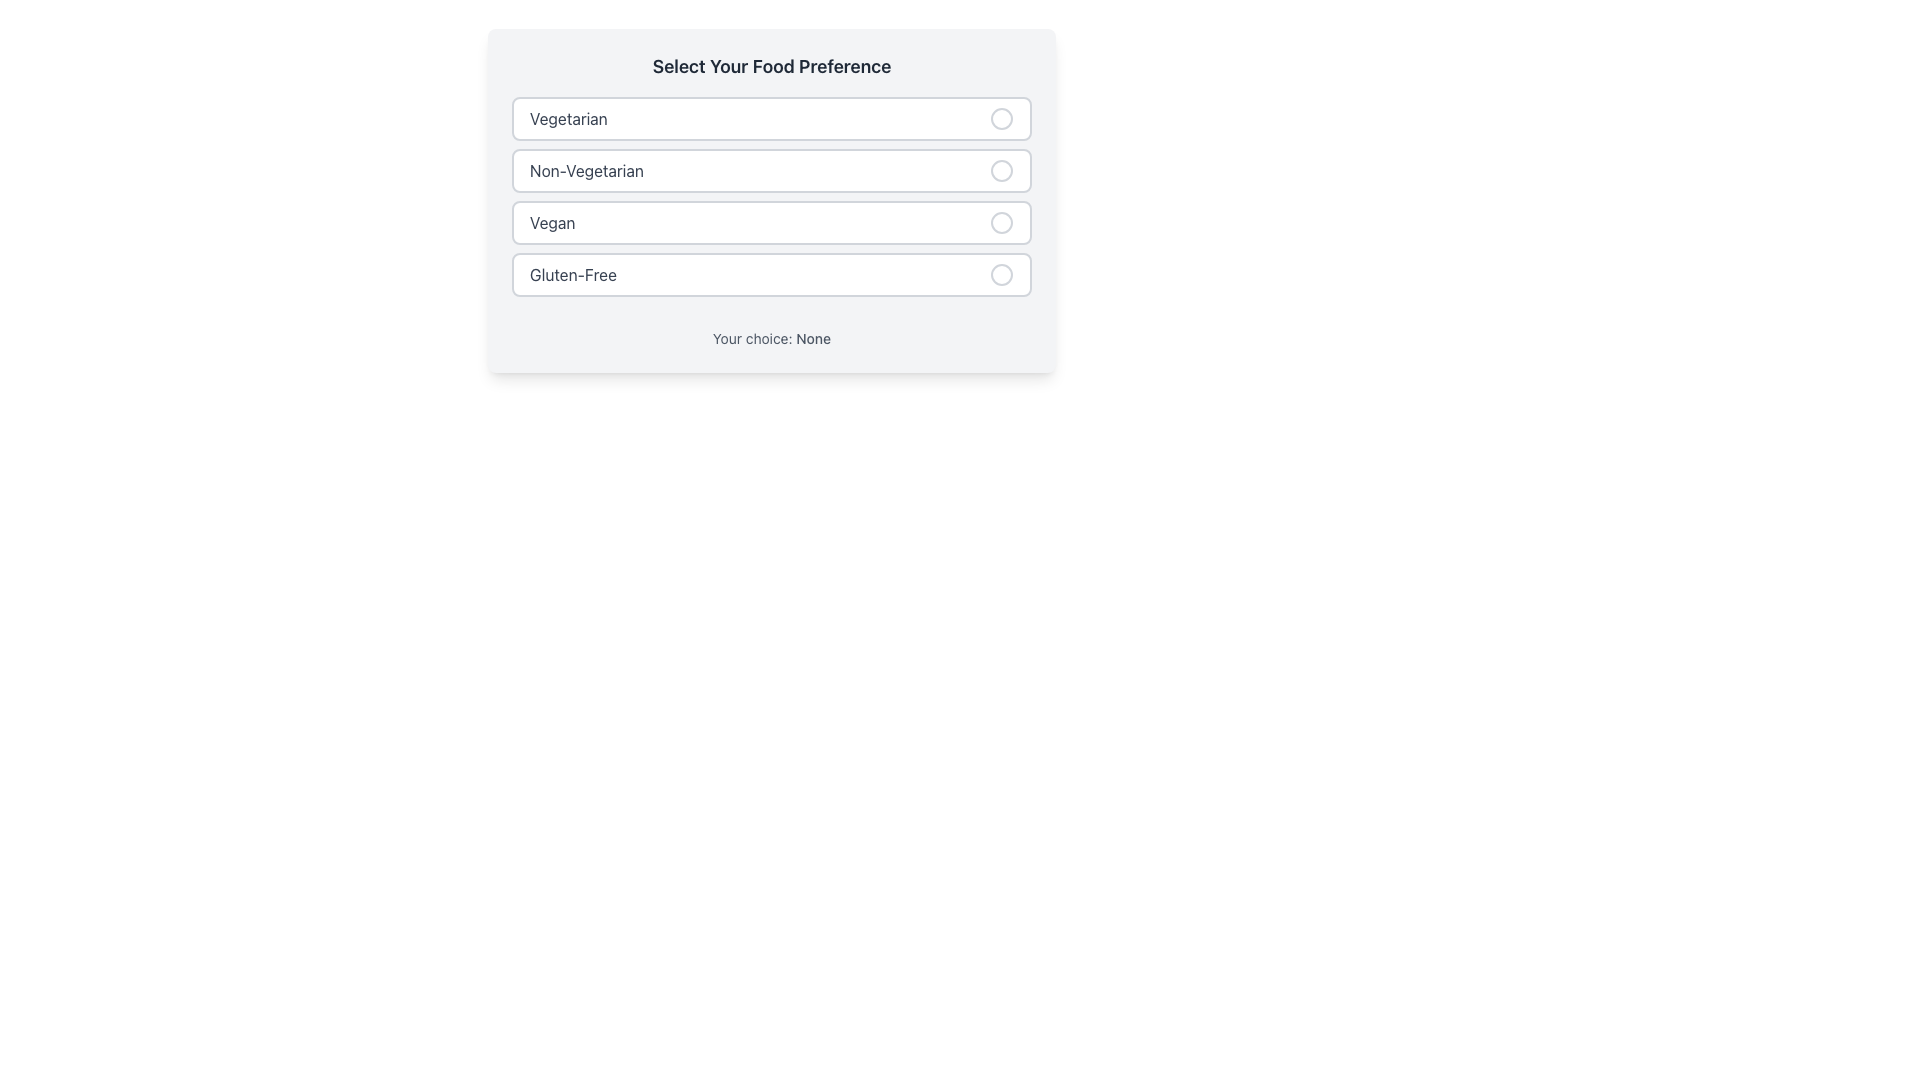 This screenshot has width=1920, height=1080. I want to click on the inner circle of the 'Non-Vegetarian' radio button to receive interaction feedback, so click(1002, 169).